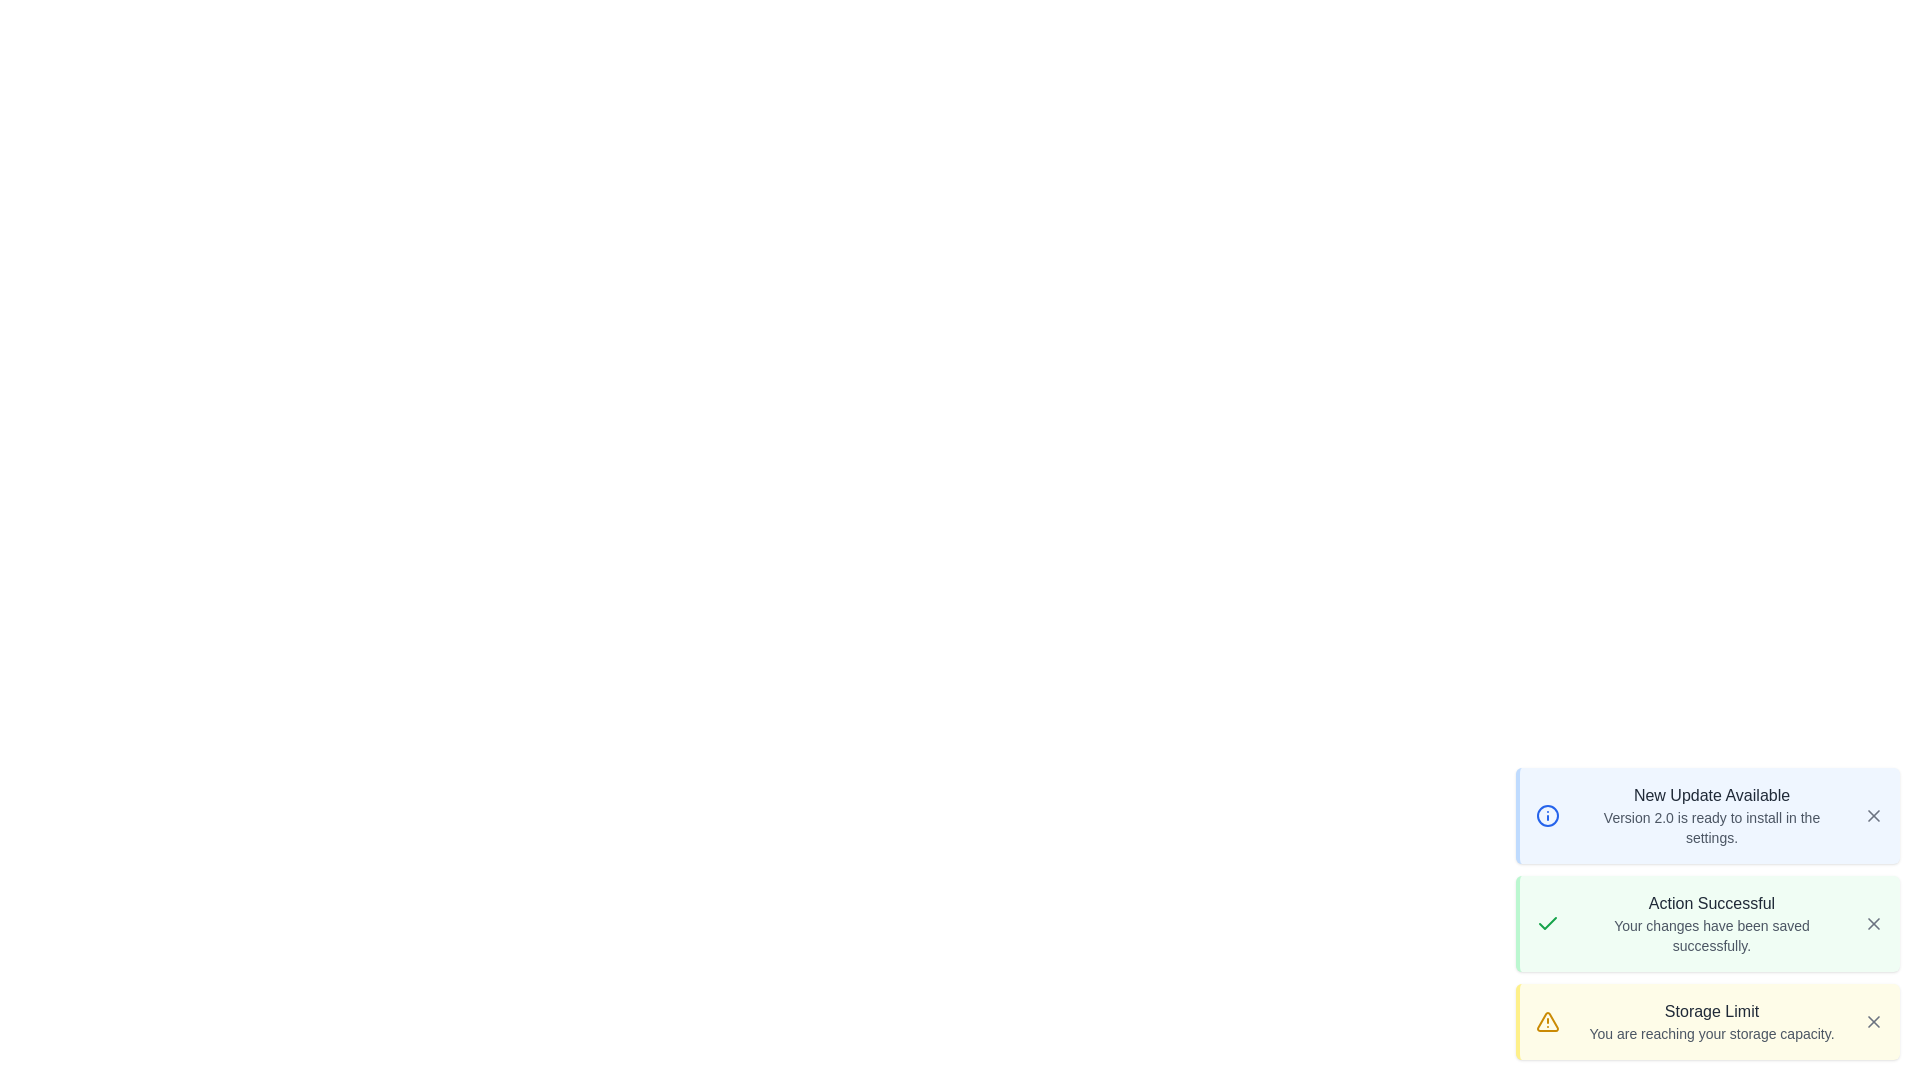 This screenshot has width=1920, height=1080. What do you see at coordinates (1547, 924) in the screenshot?
I see `the icon associated with the alert success` at bounding box center [1547, 924].